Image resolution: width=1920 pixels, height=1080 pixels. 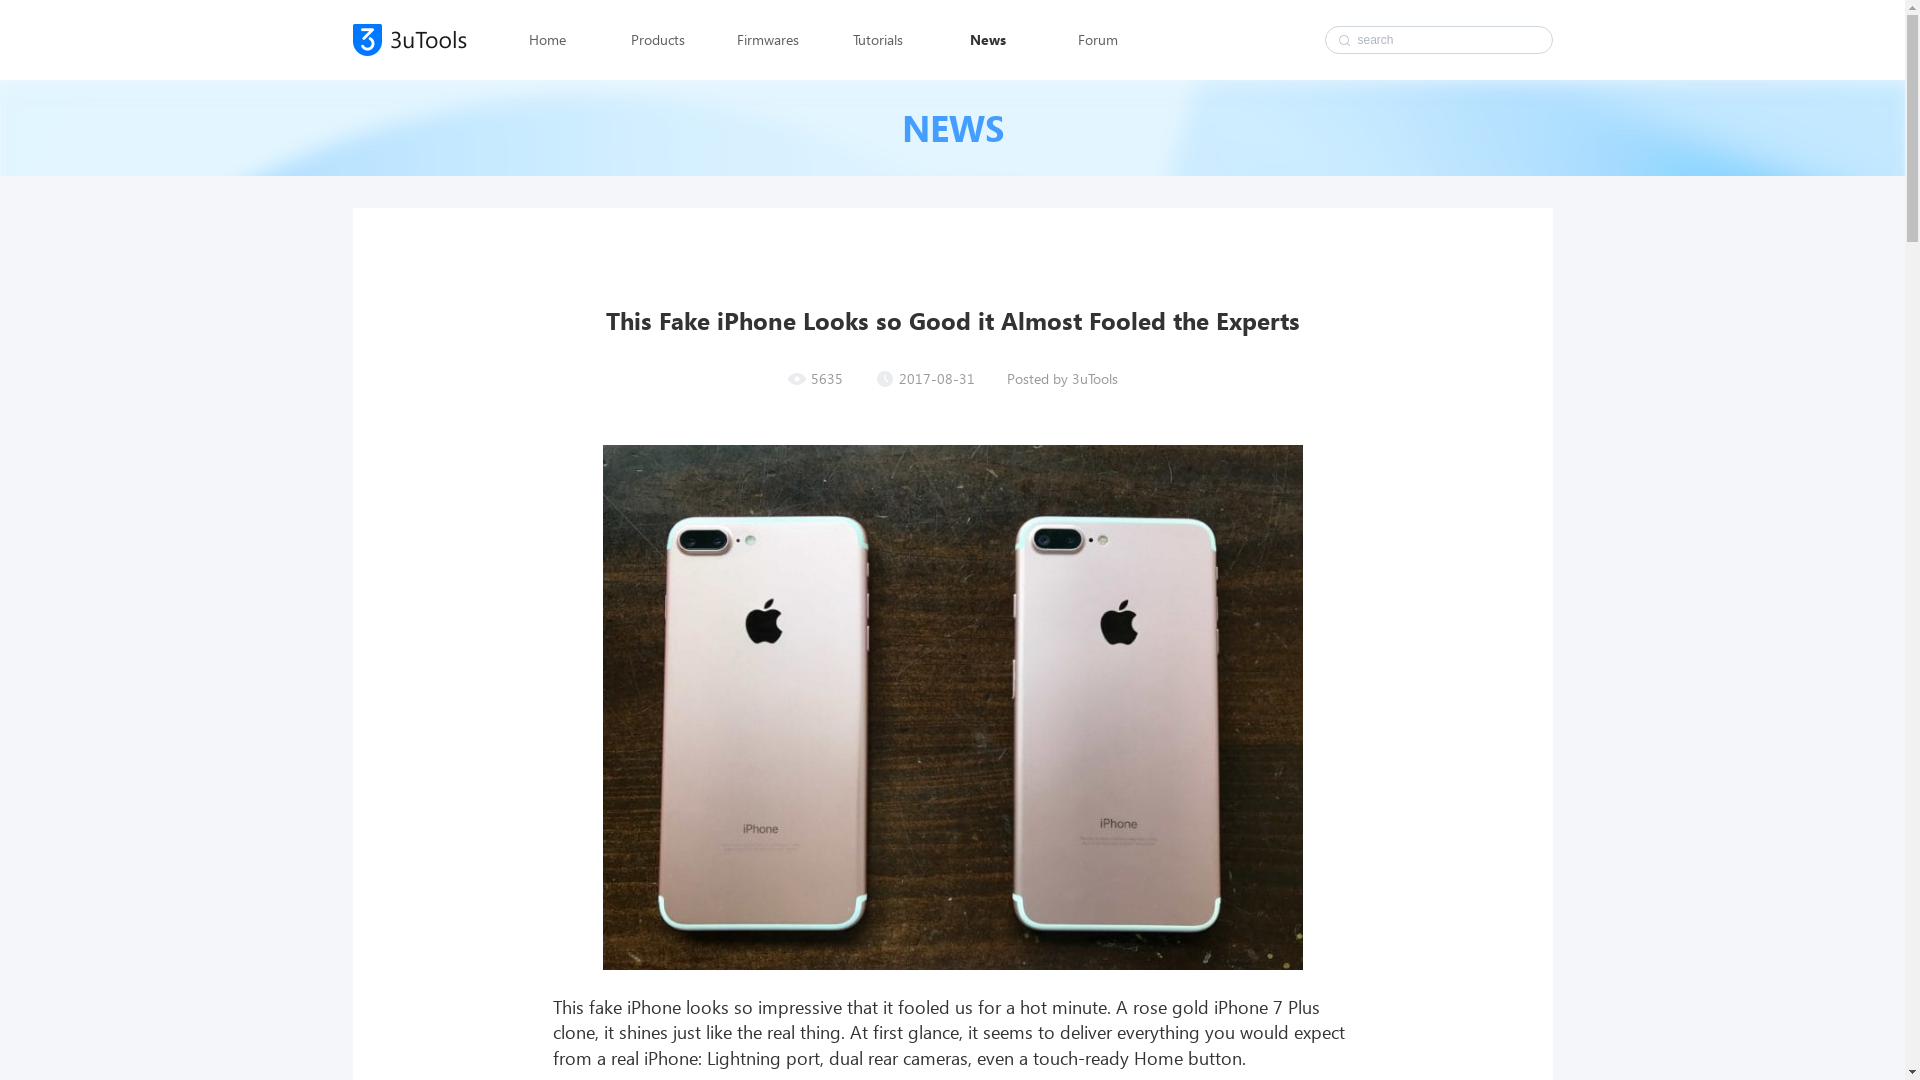 I want to click on 'Forum', so click(x=1060, y=39).